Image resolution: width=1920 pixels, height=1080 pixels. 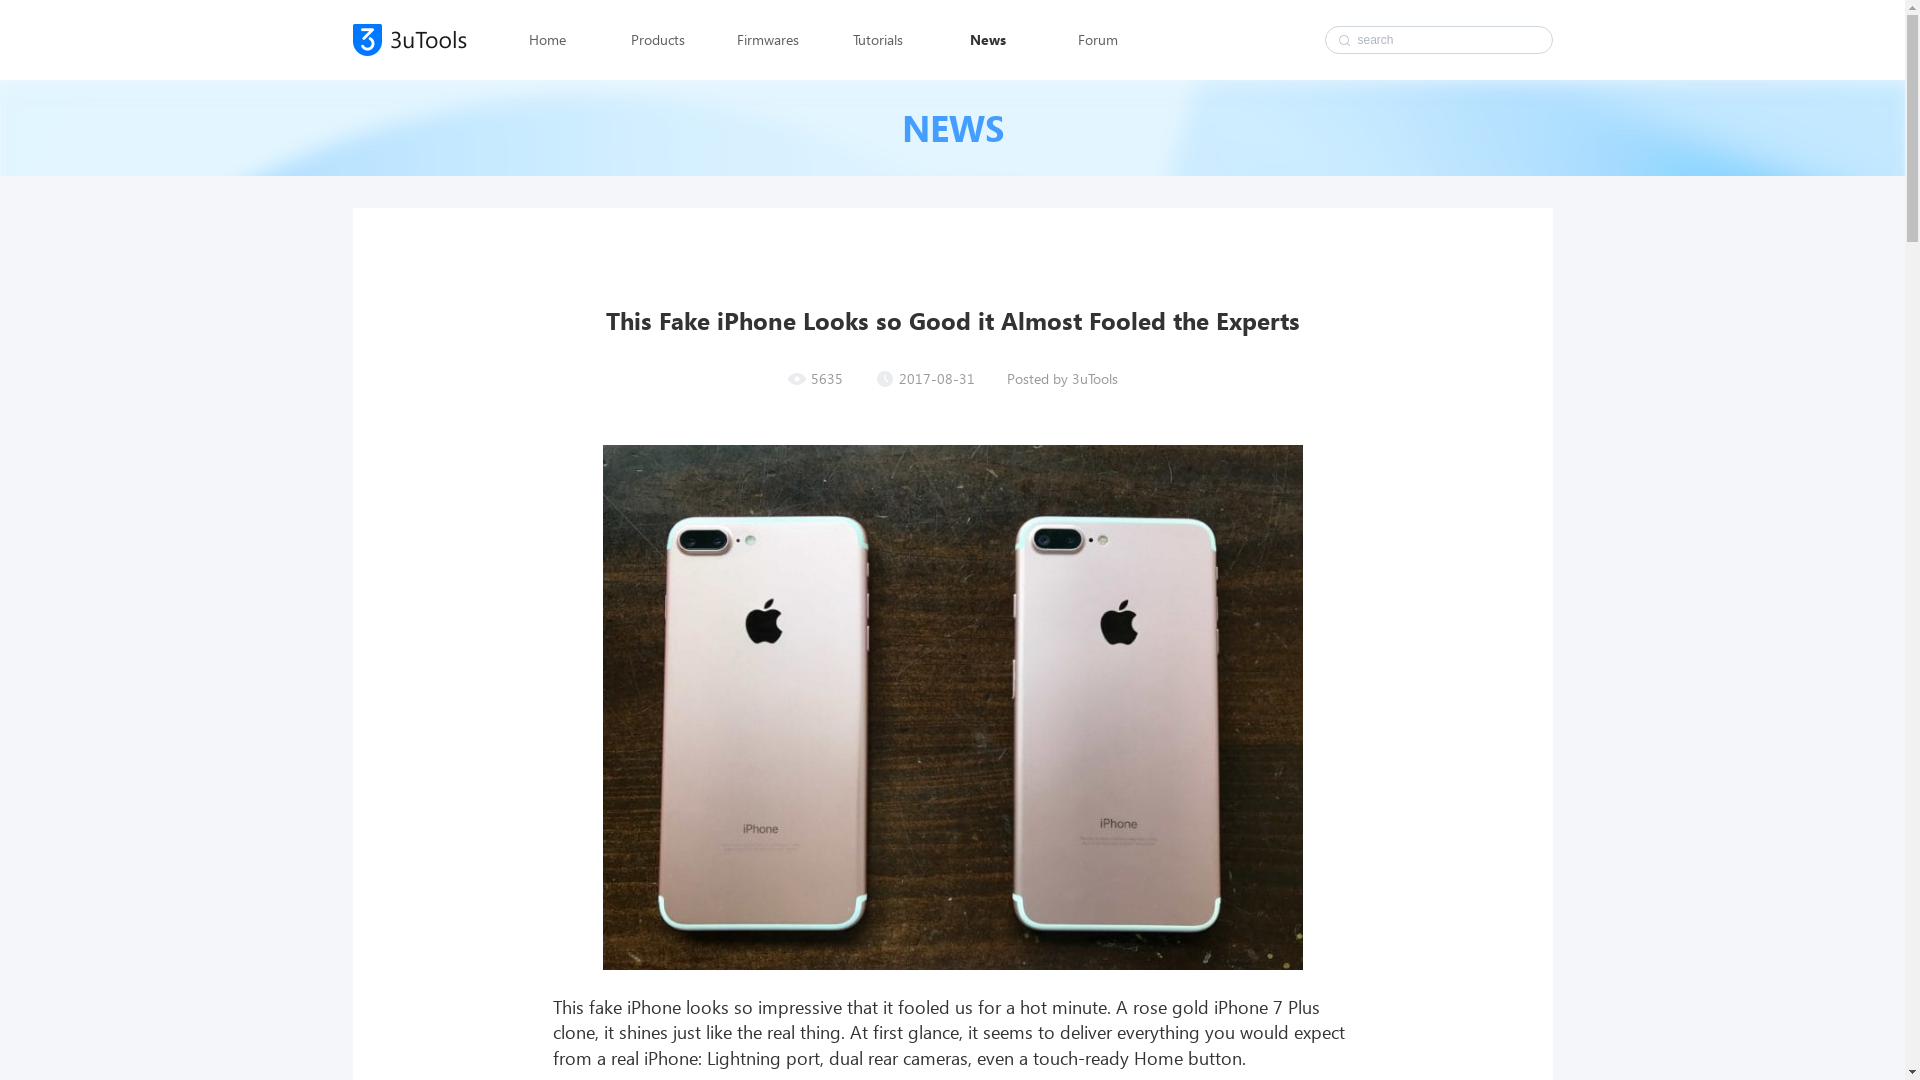 I want to click on 'Forum', so click(x=1060, y=39).